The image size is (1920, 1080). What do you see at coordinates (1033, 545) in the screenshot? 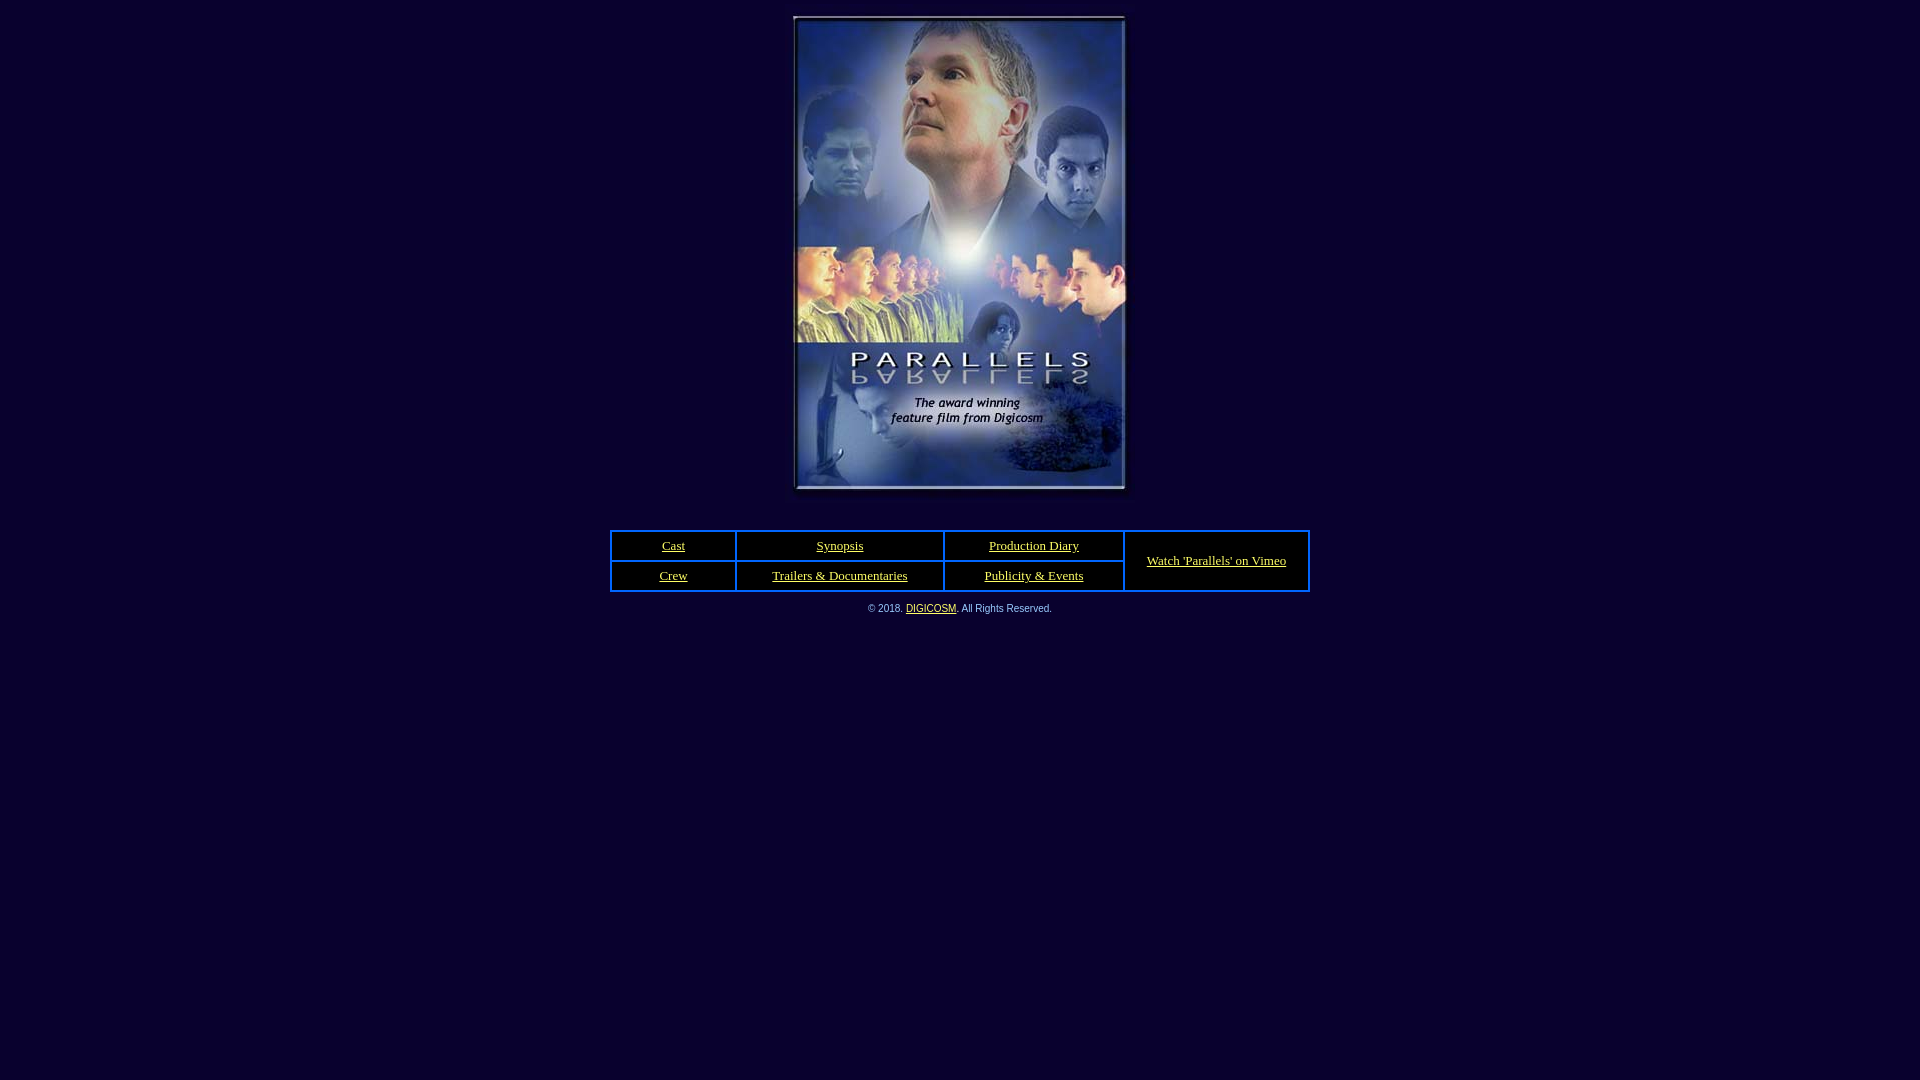
I see `'Production Diary'` at bounding box center [1033, 545].